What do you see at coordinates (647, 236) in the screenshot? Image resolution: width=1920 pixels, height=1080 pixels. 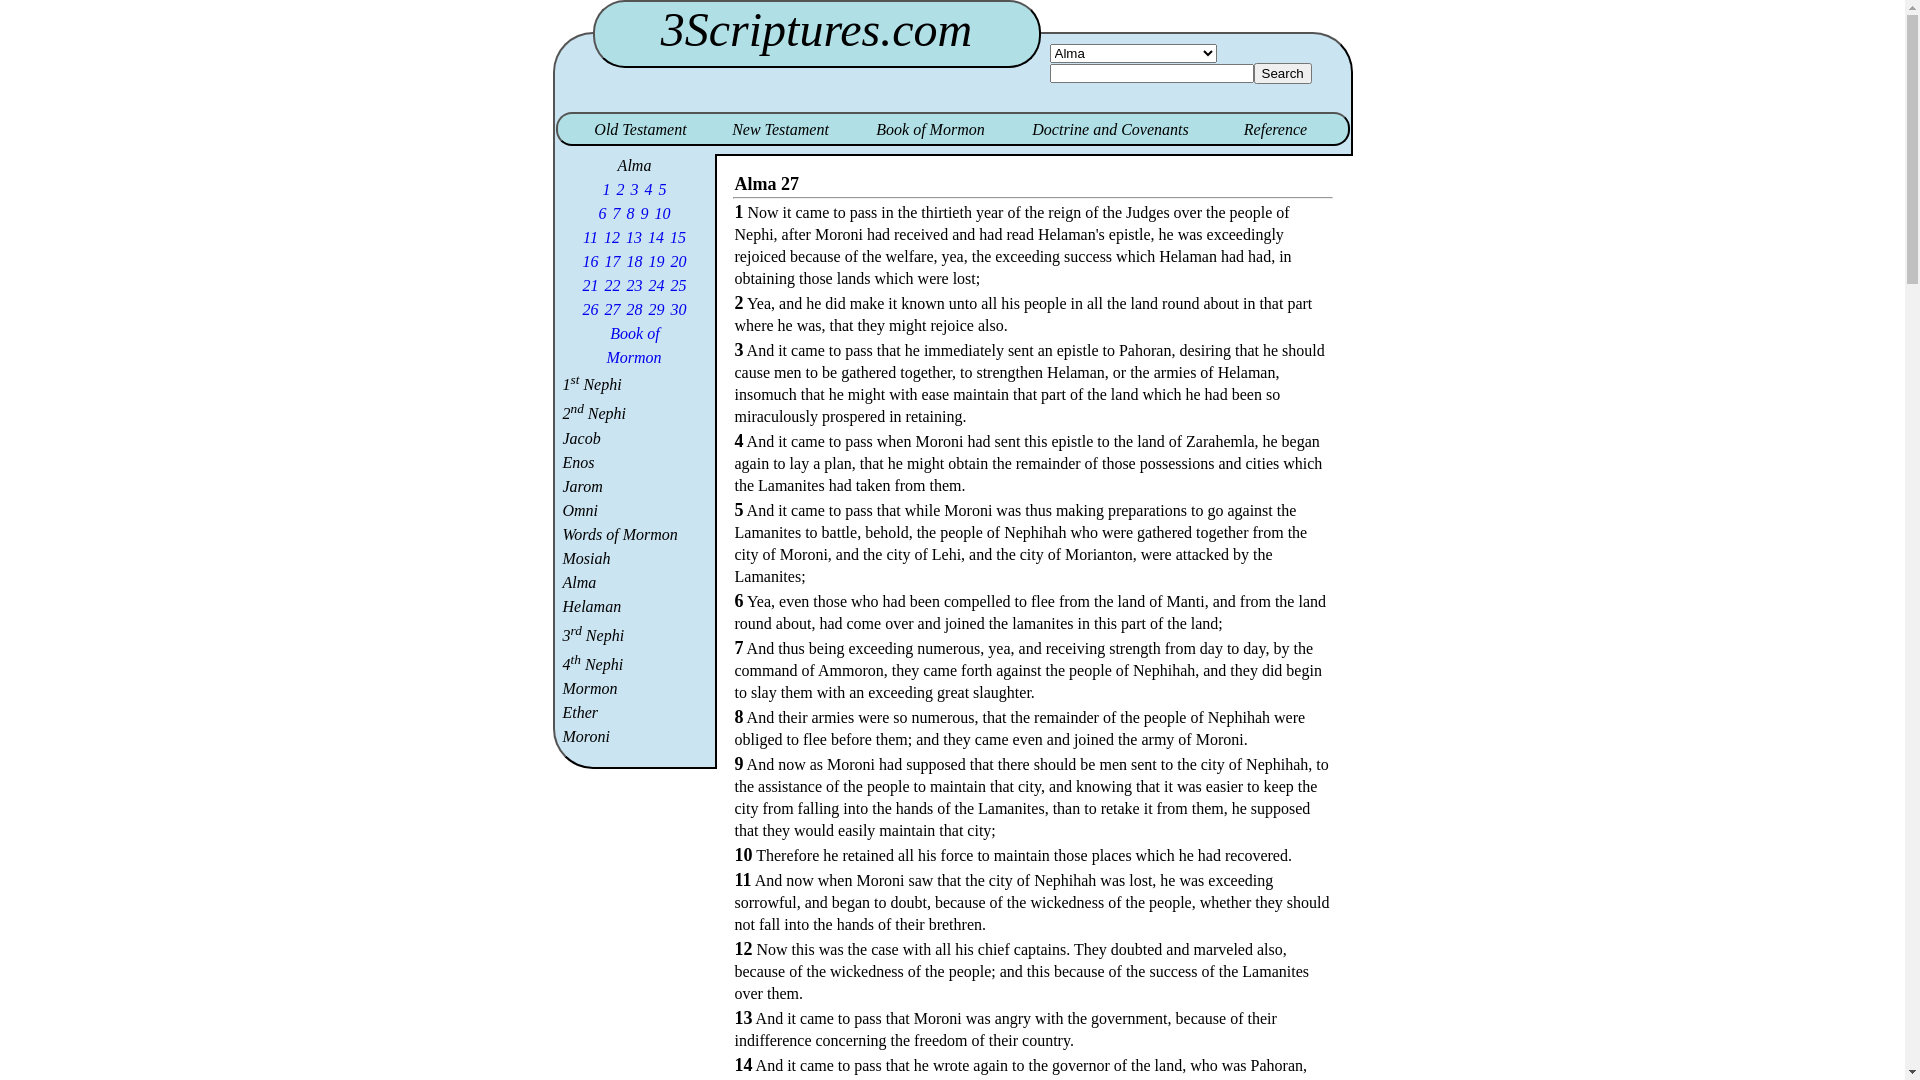 I see `'14'` at bounding box center [647, 236].